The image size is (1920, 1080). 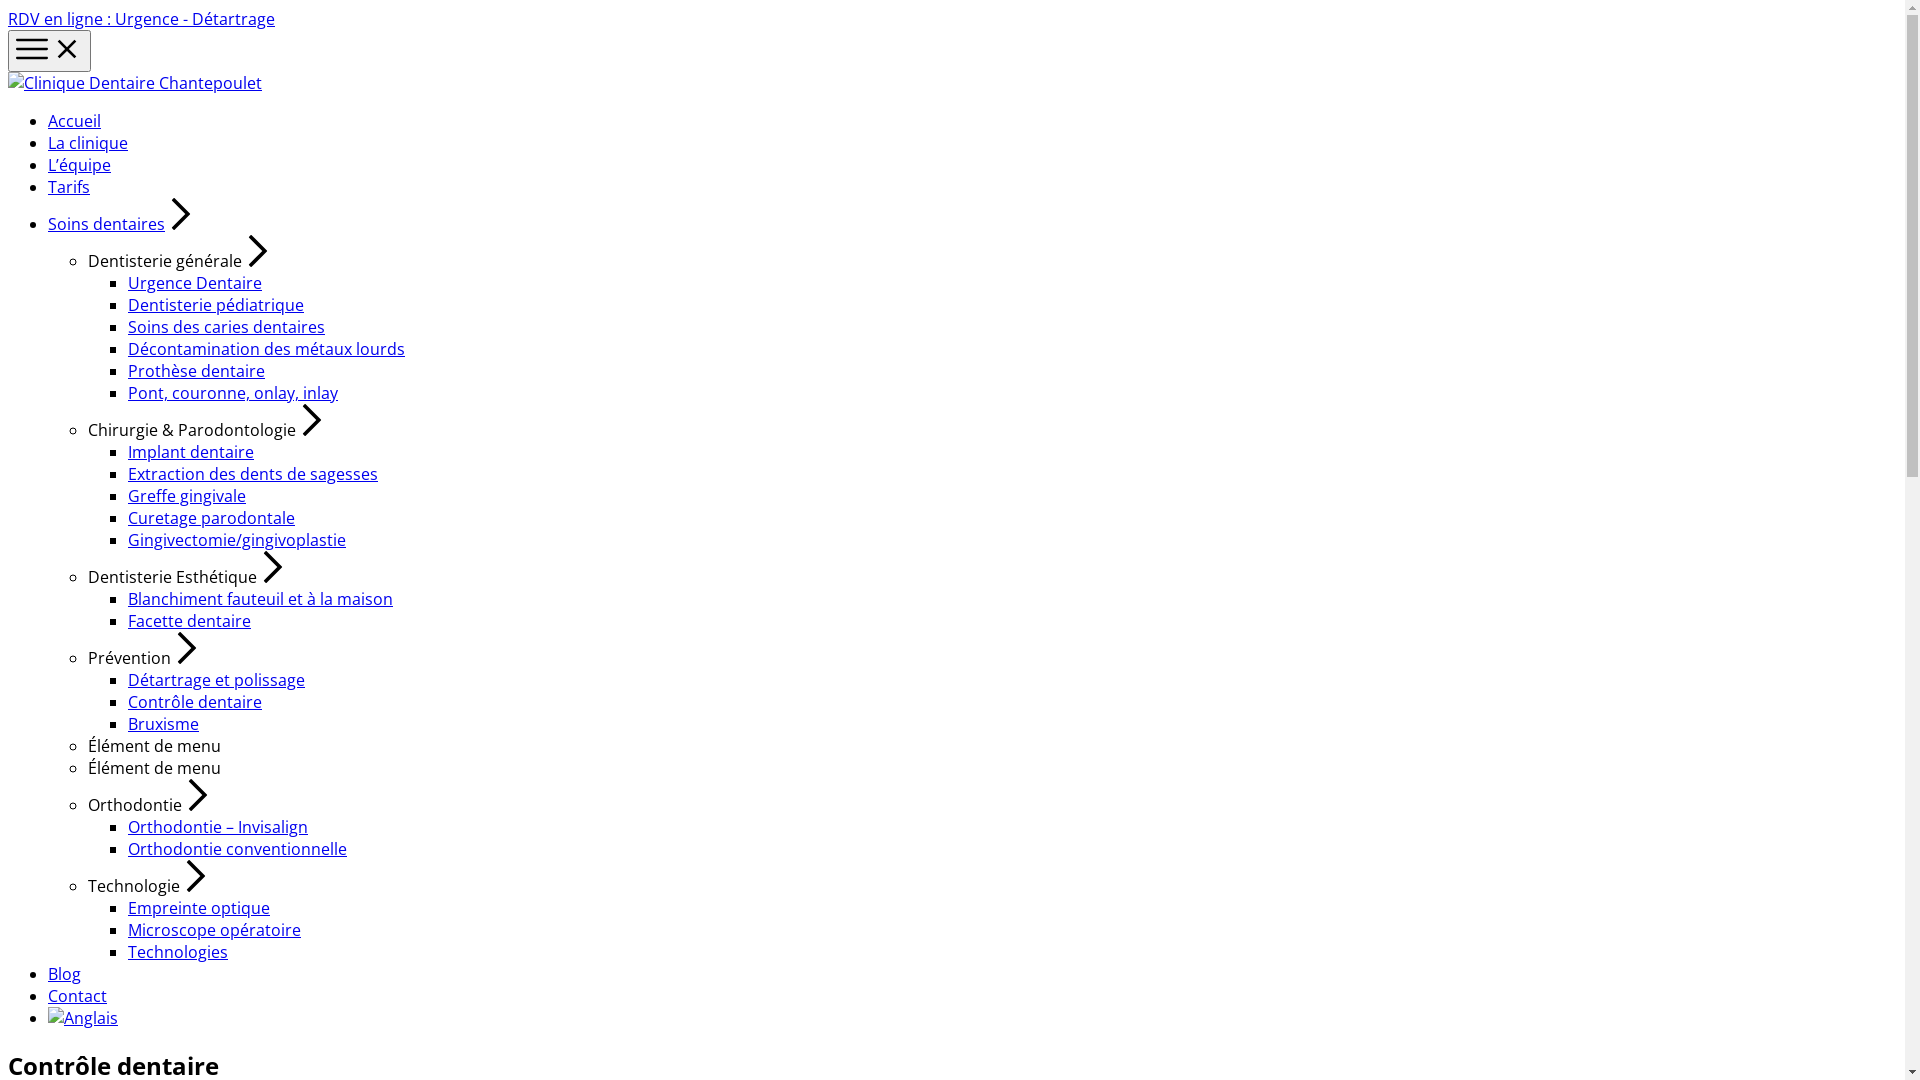 I want to click on 'Implant dentaire', so click(x=191, y=451).